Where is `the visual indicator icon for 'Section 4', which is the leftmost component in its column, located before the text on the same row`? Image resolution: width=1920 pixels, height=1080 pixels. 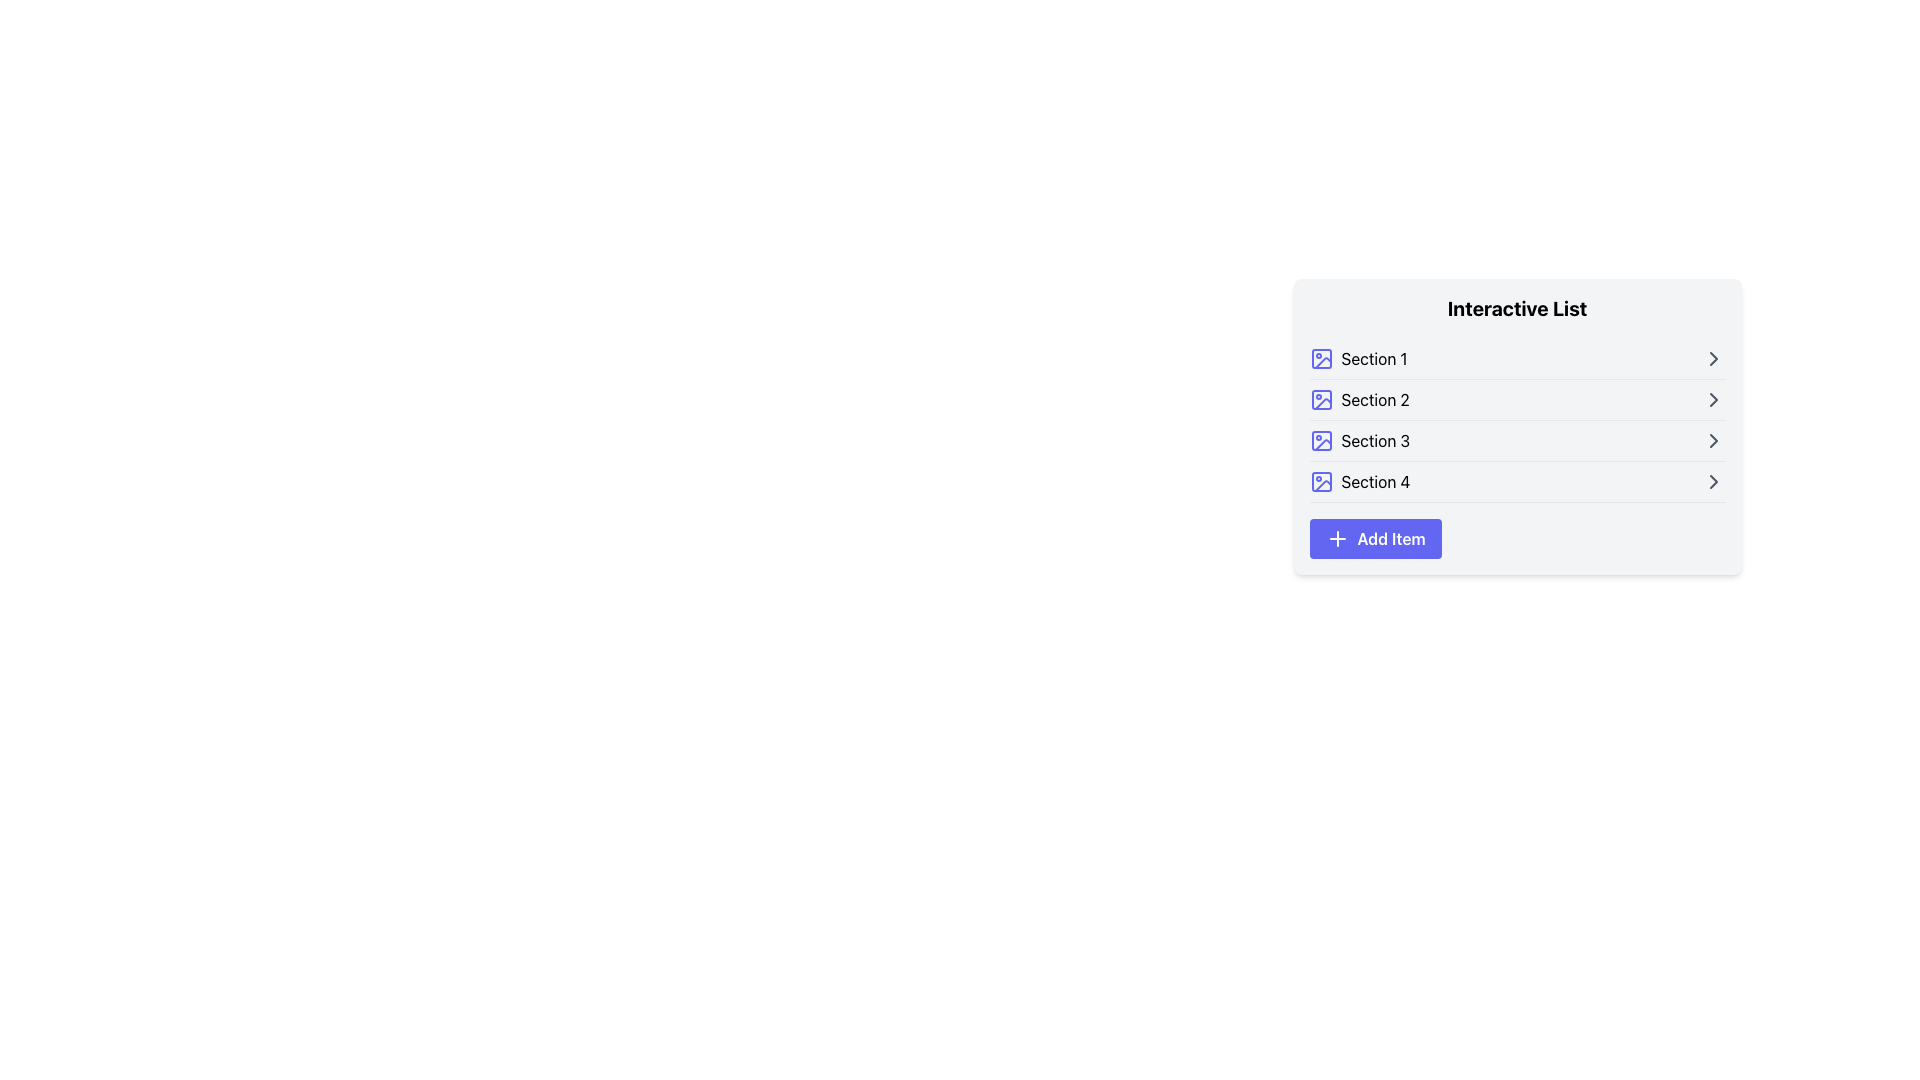
the visual indicator icon for 'Section 4', which is the leftmost component in its column, located before the text on the same row is located at coordinates (1321, 482).